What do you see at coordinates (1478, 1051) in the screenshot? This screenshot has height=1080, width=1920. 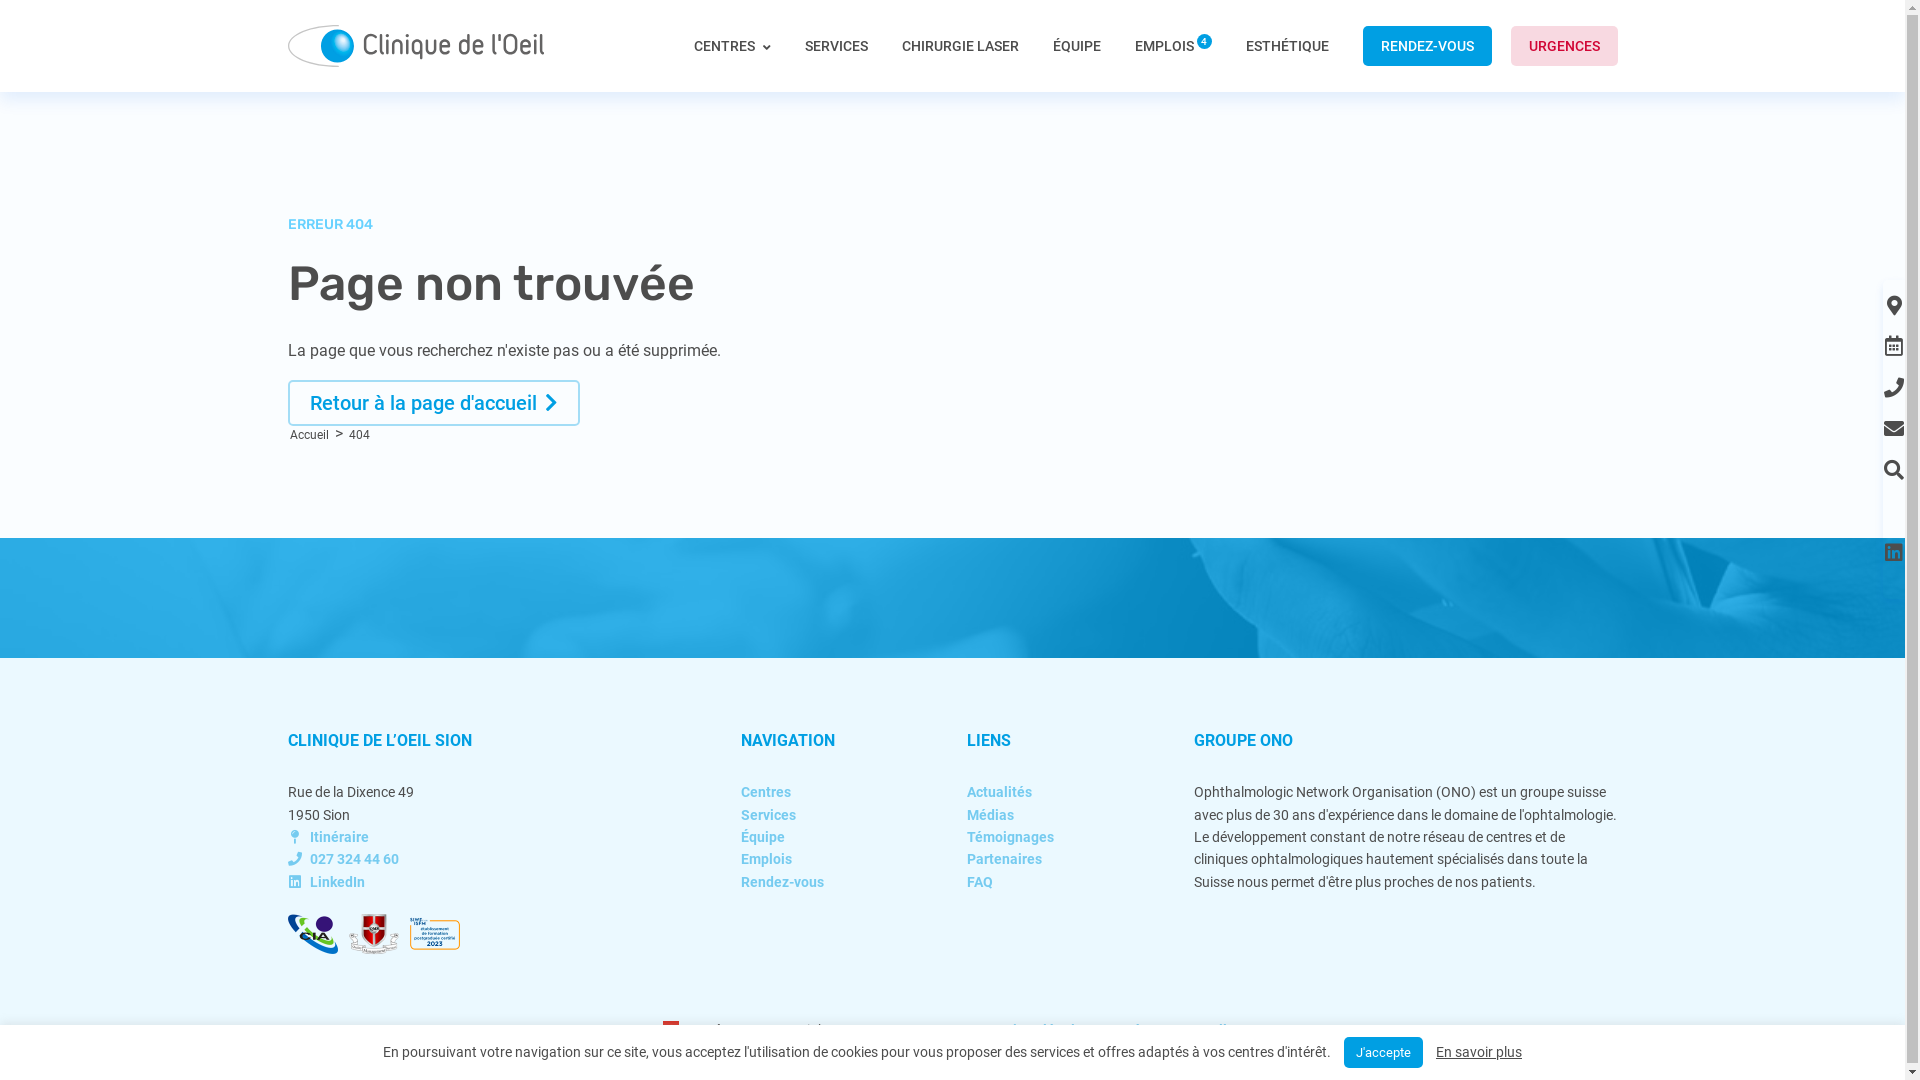 I see `'En savoir plus'` at bounding box center [1478, 1051].